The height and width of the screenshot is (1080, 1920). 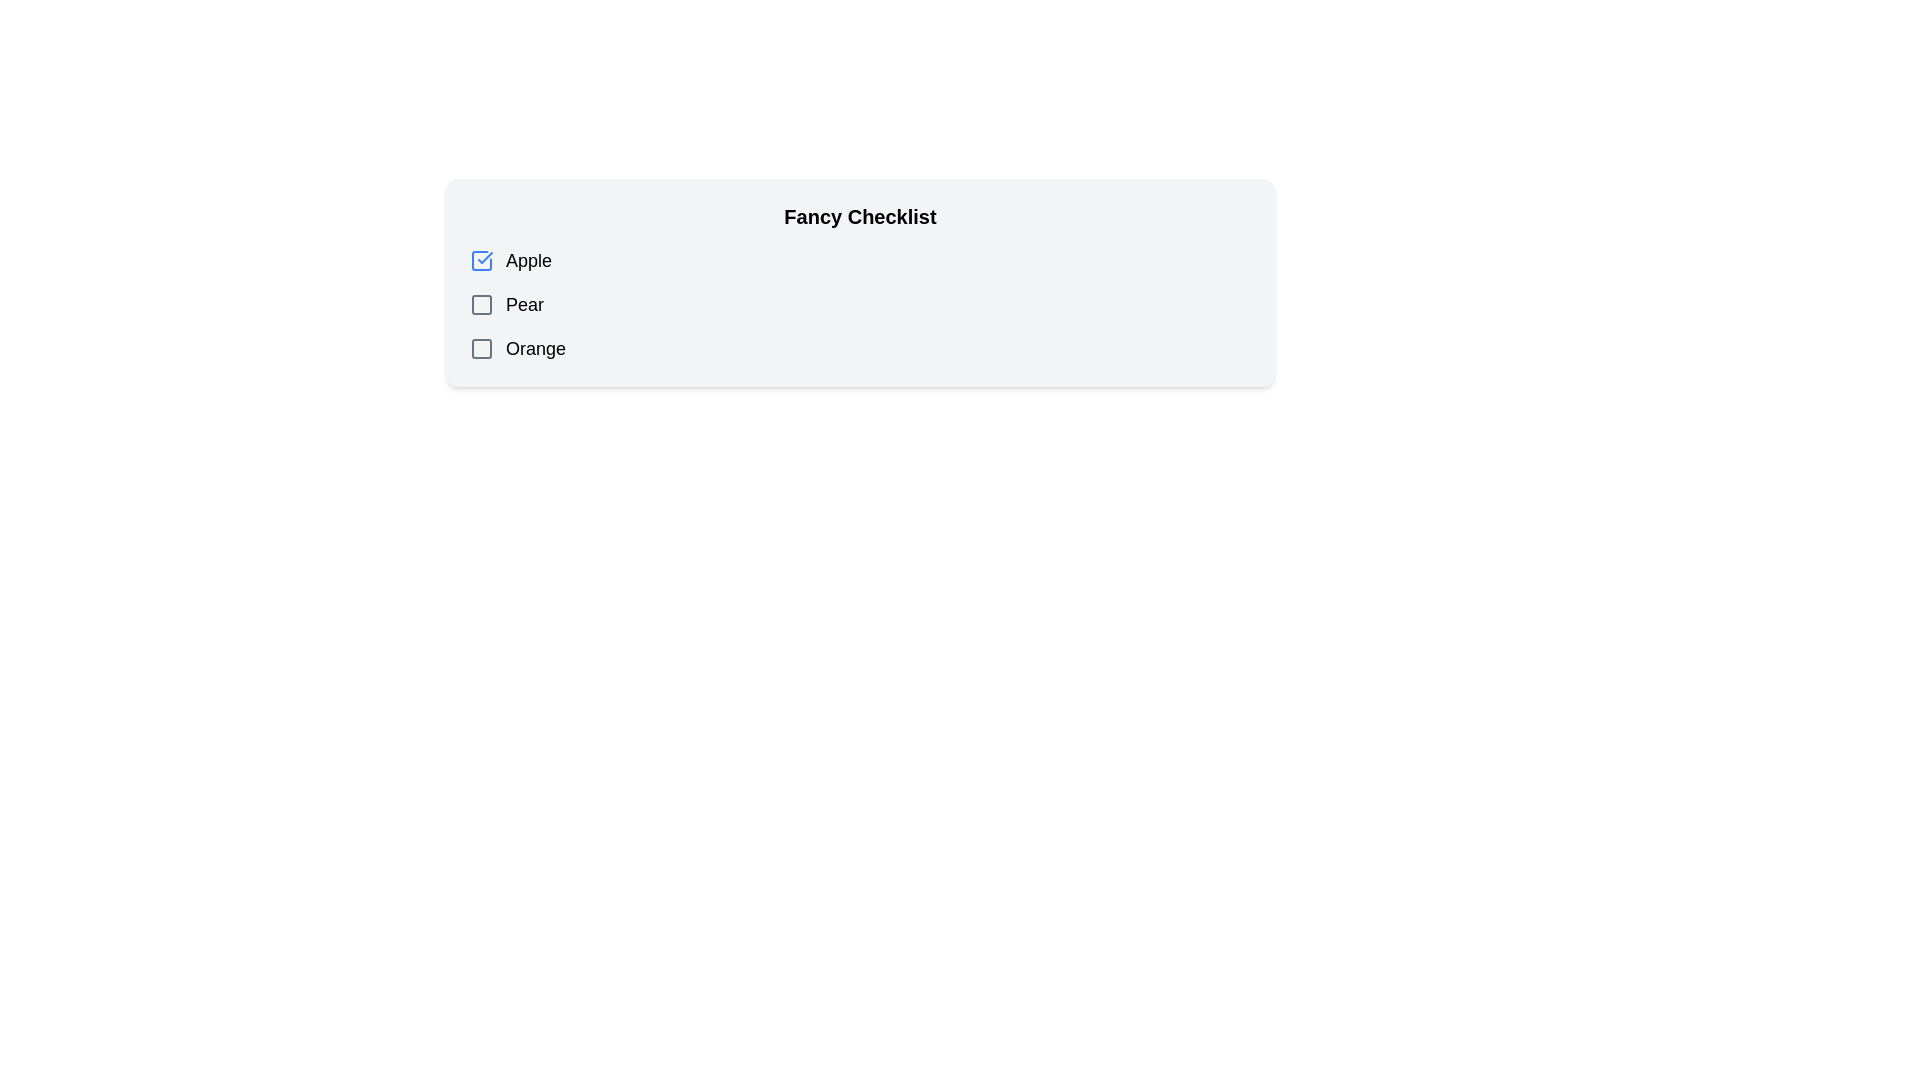 I want to click on the gray checkbox icon located to the left of the text 'Orange', so click(x=481, y=347).